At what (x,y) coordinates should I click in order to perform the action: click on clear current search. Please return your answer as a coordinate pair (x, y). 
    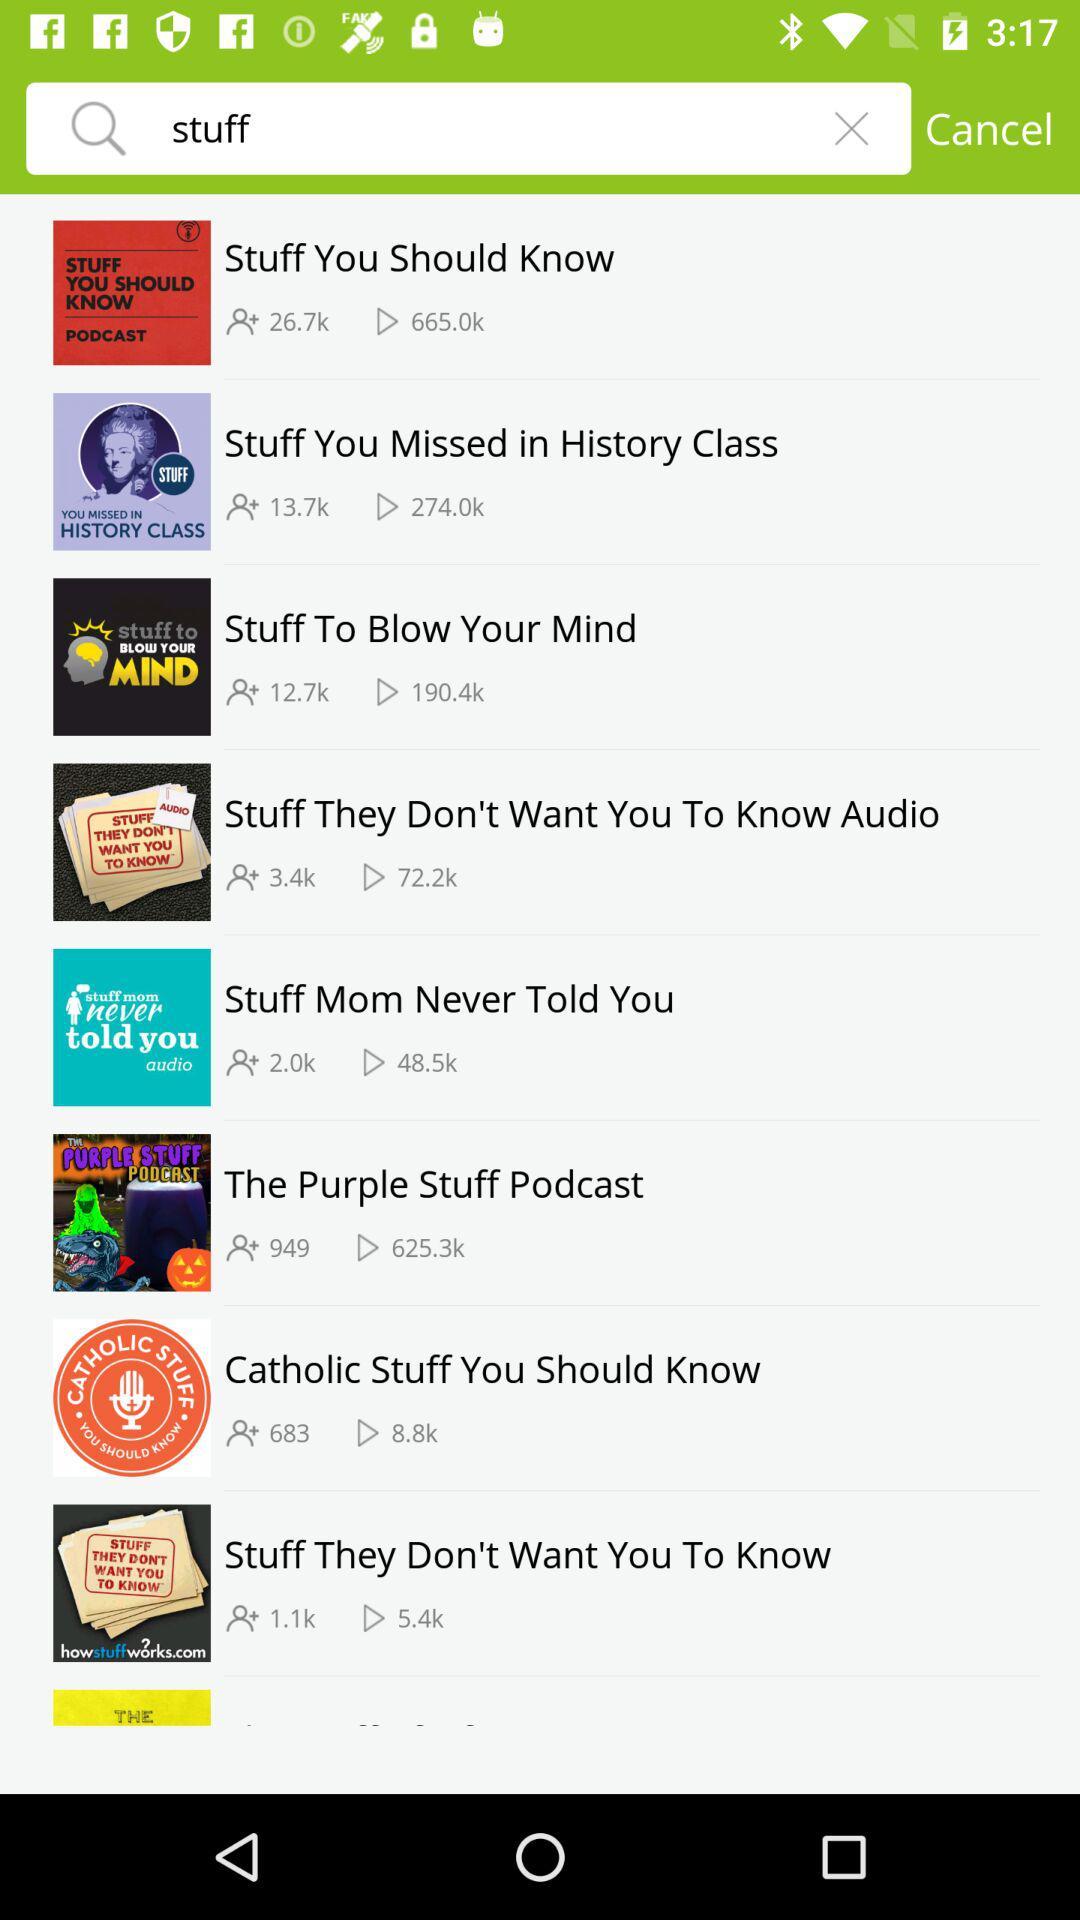
    Looking at the image, I should click on (851, 127).